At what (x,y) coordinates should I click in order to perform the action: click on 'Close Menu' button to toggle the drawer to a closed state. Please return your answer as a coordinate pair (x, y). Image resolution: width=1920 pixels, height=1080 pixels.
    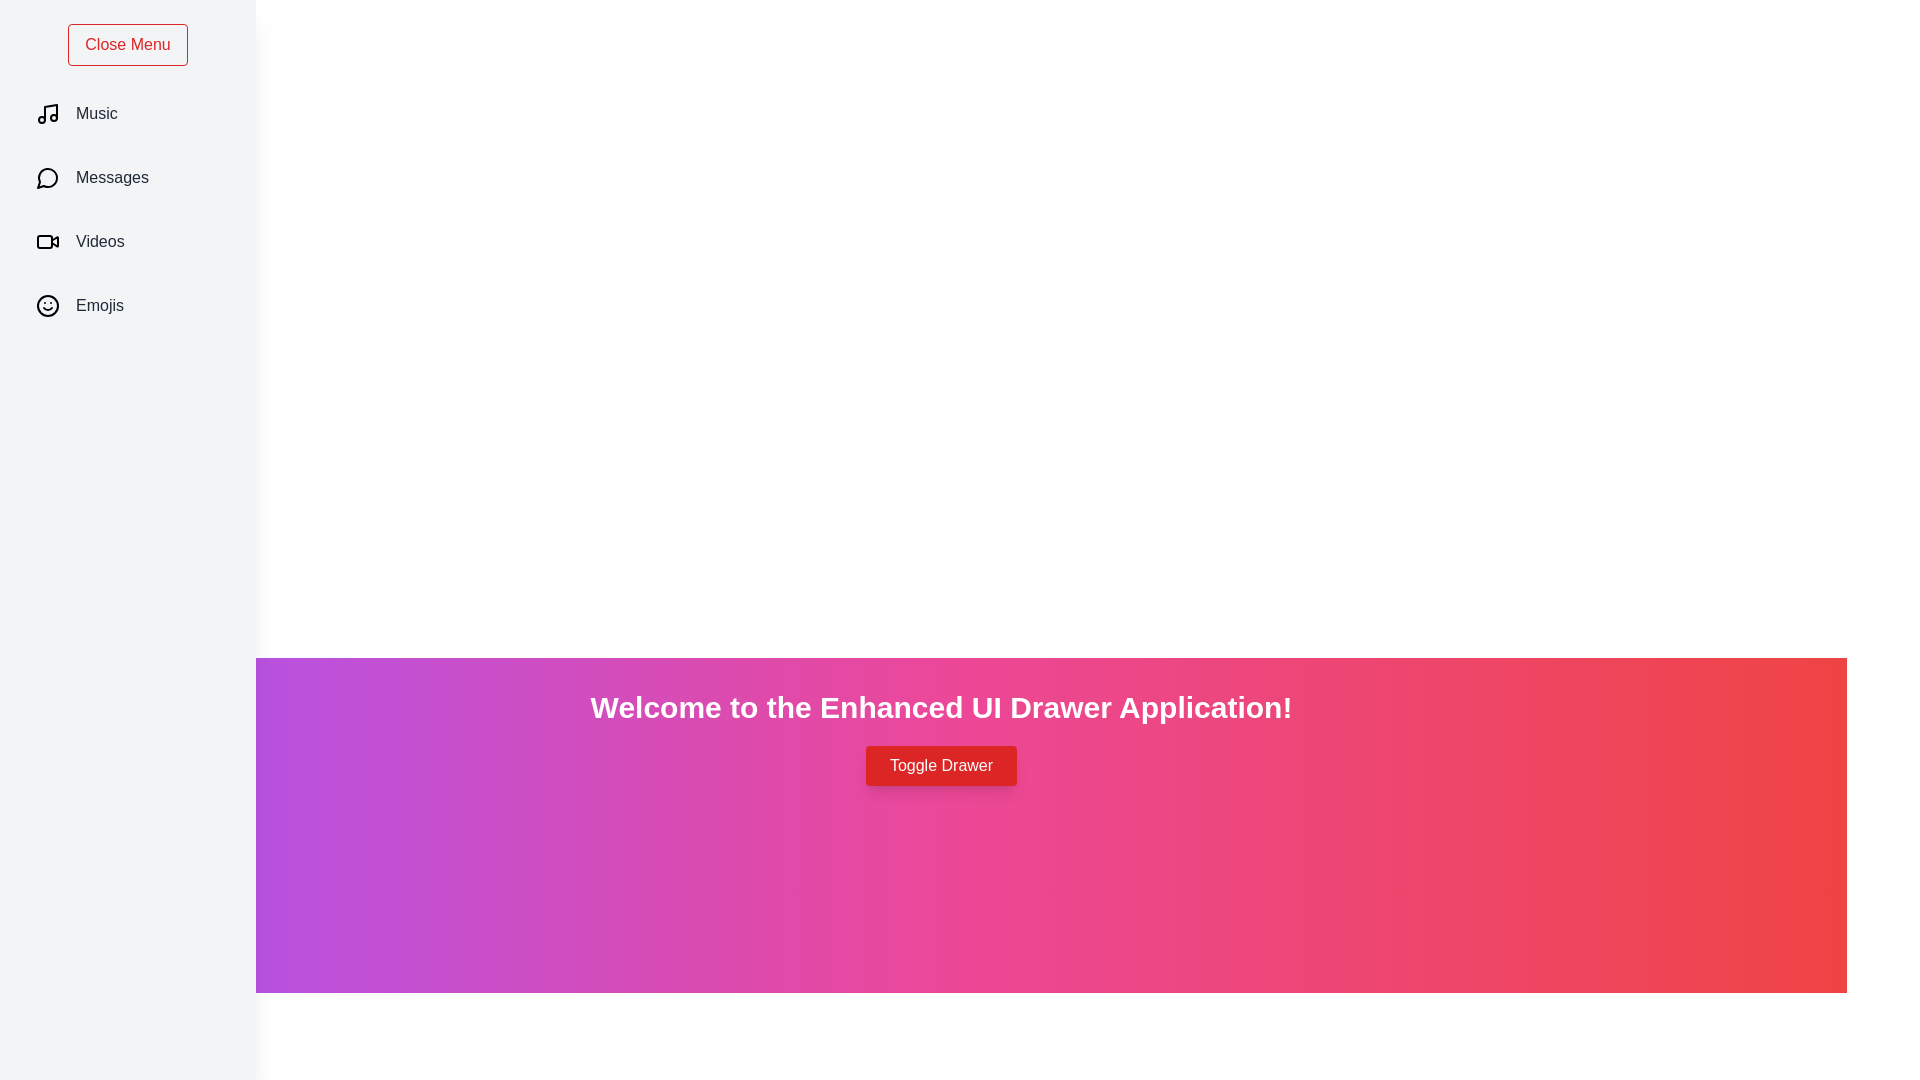
    Looking at the image, I should click on (127, 45).